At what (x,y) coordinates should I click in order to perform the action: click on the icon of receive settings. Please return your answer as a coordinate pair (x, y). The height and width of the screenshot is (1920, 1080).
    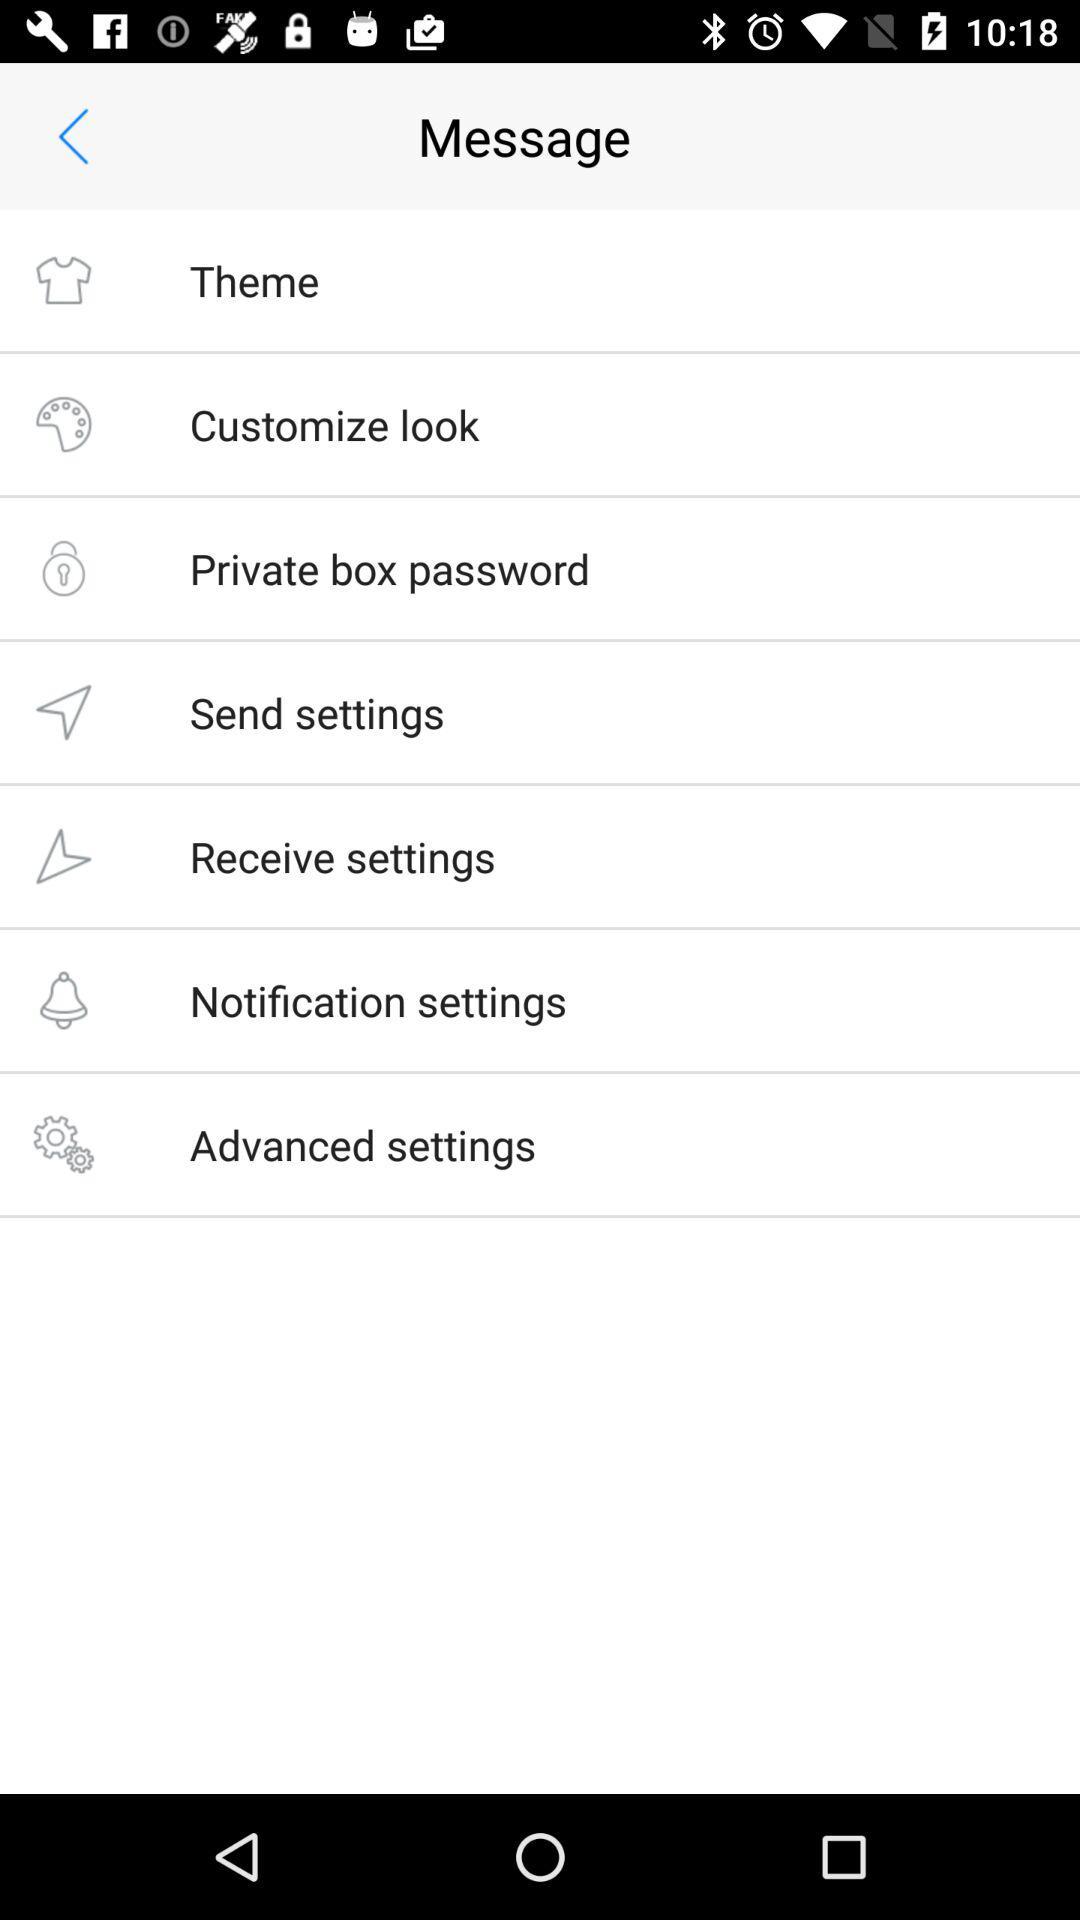
    Looking at the image, I should click on (62, 856).